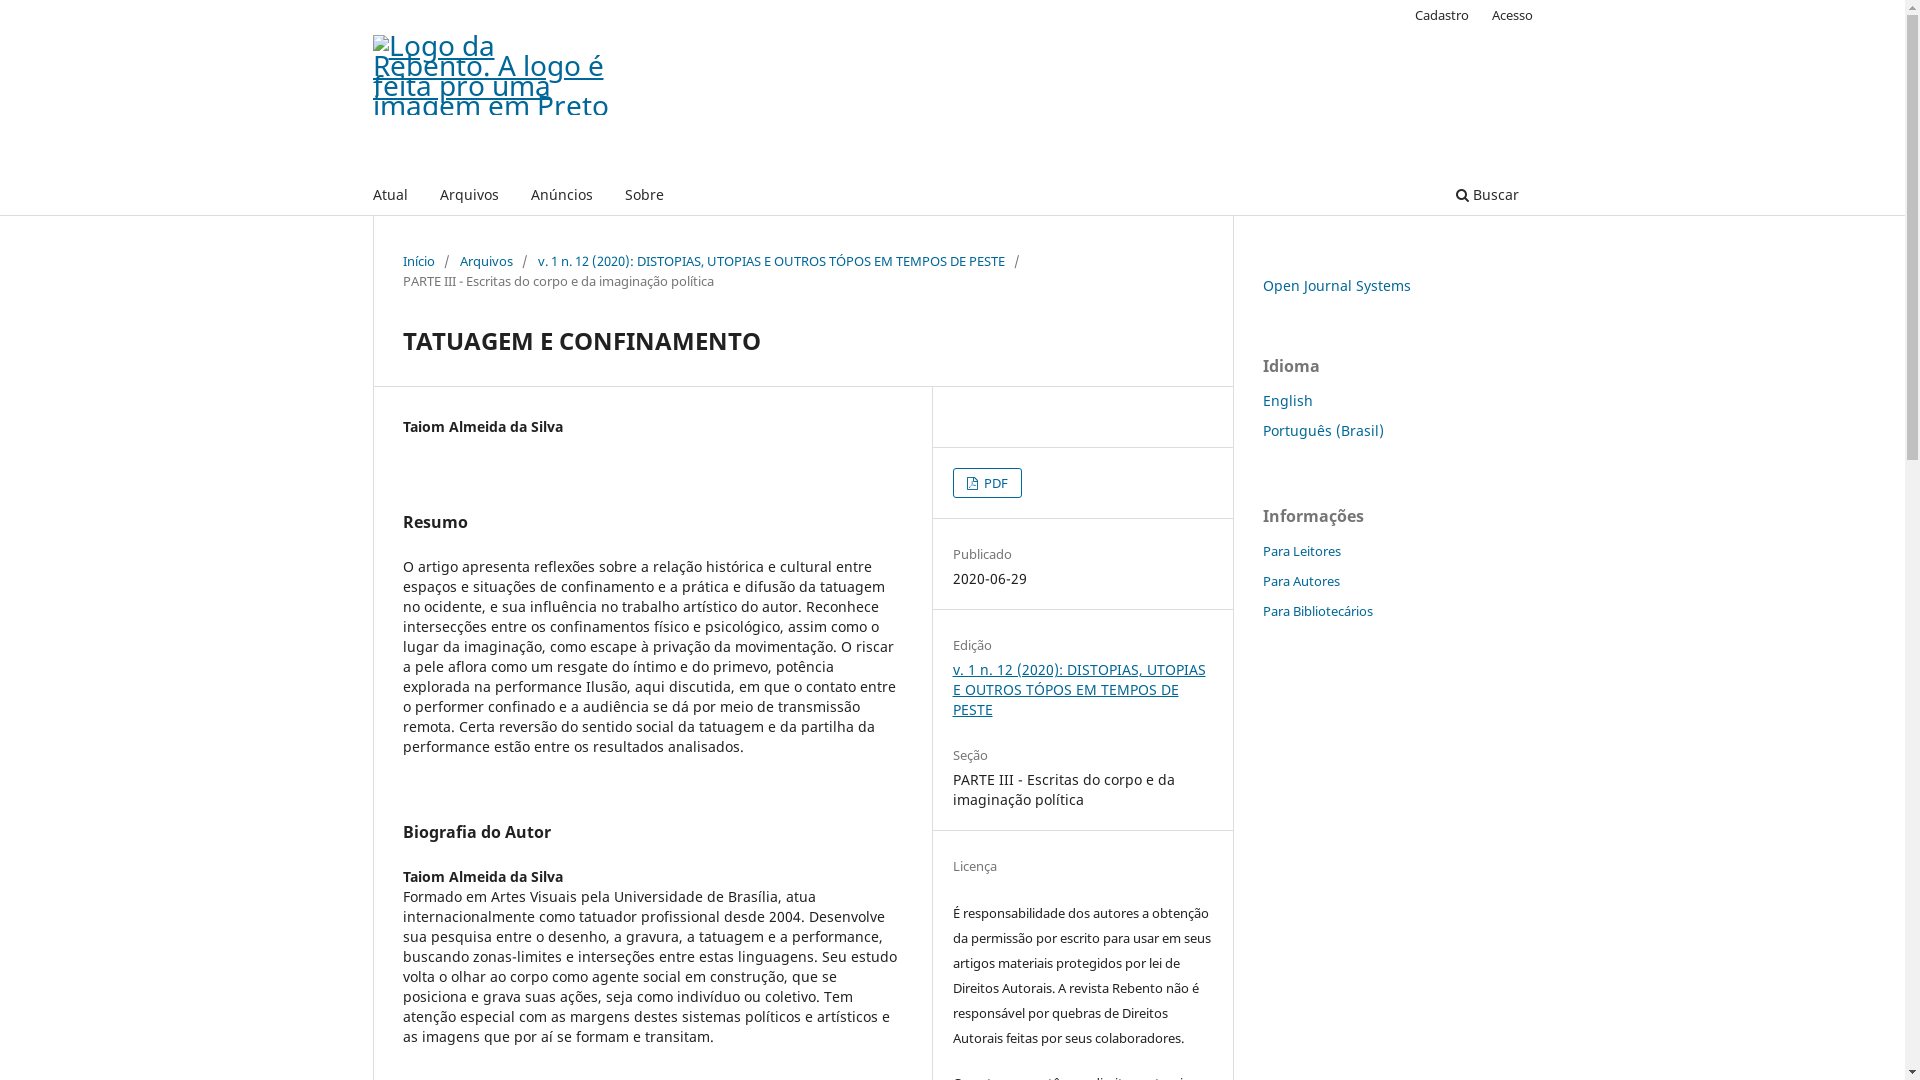  Describe the element at coordinates (486, 260) in the screenshot. I see `'Arquivos'` at that location.